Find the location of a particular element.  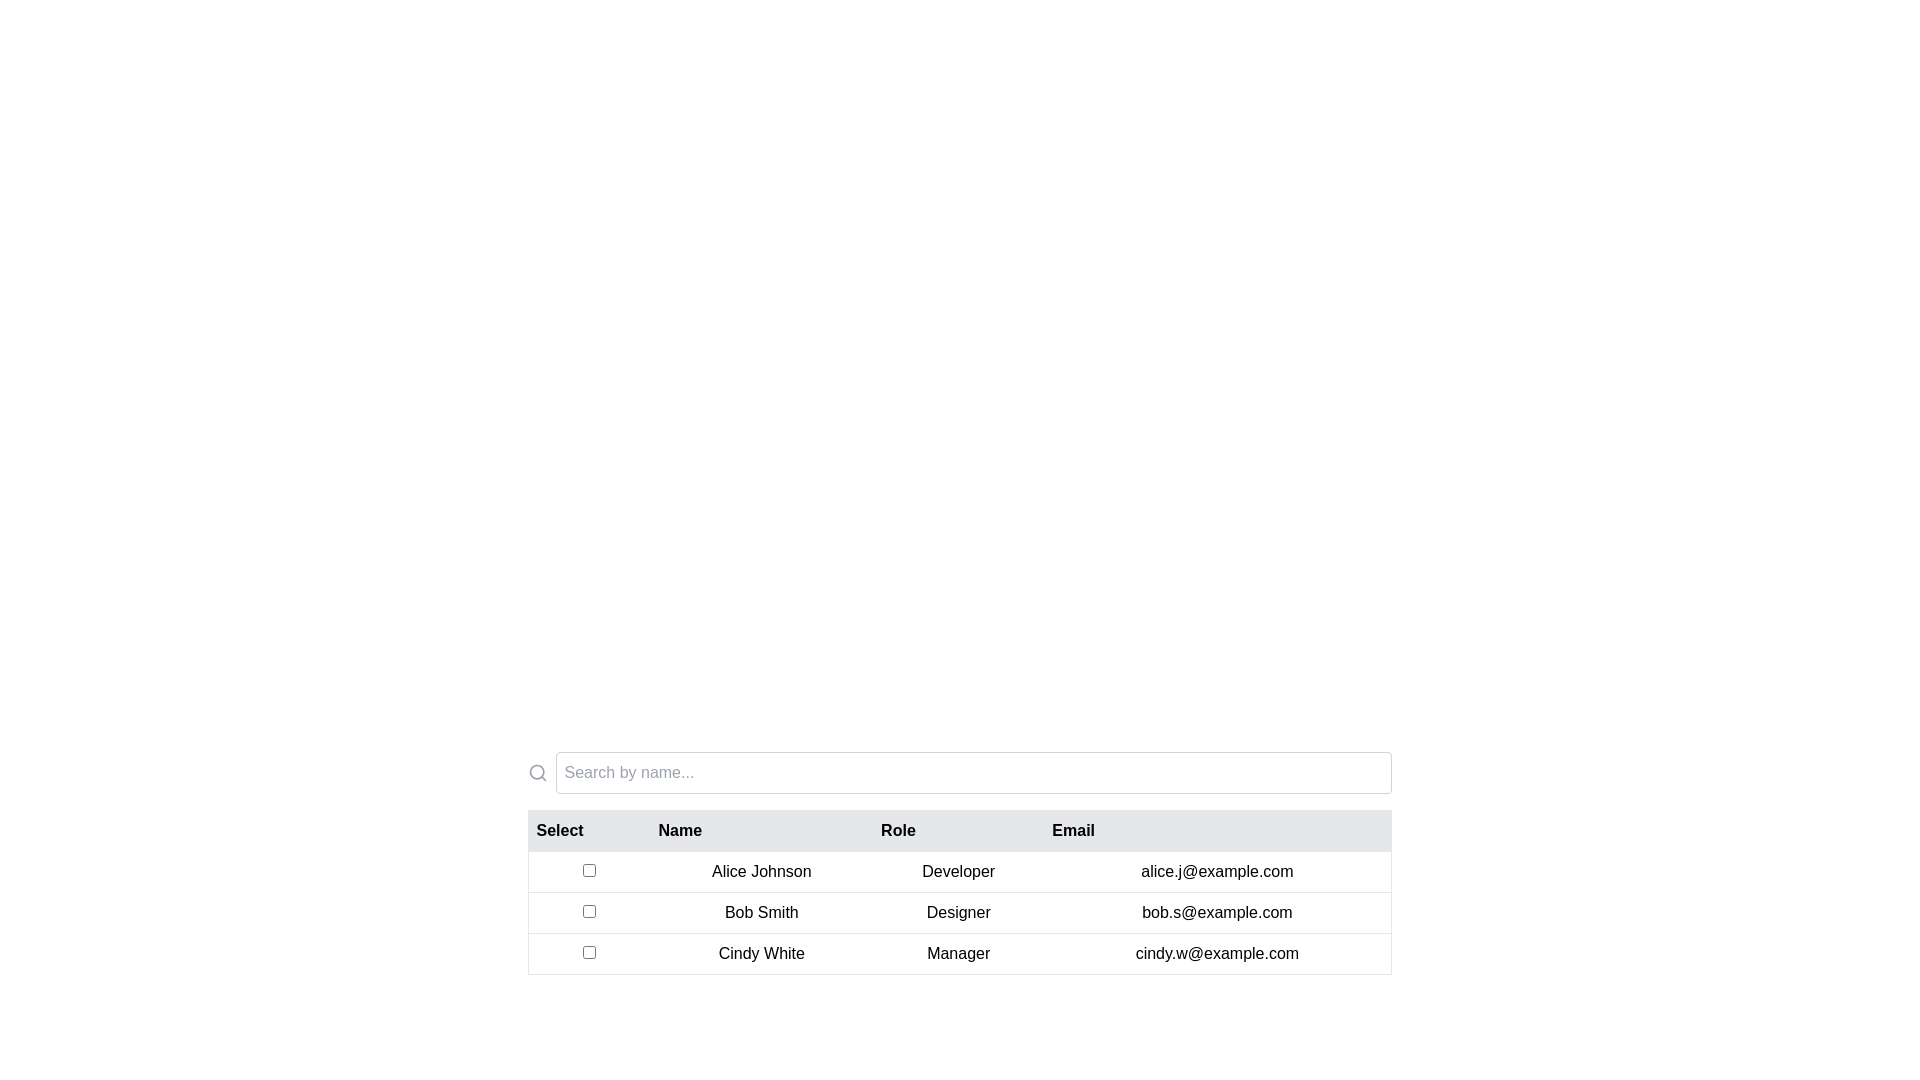

the checkbox located in the 'Select' column of the table for 'Bob Smith' is located at coordinates (588, 911).